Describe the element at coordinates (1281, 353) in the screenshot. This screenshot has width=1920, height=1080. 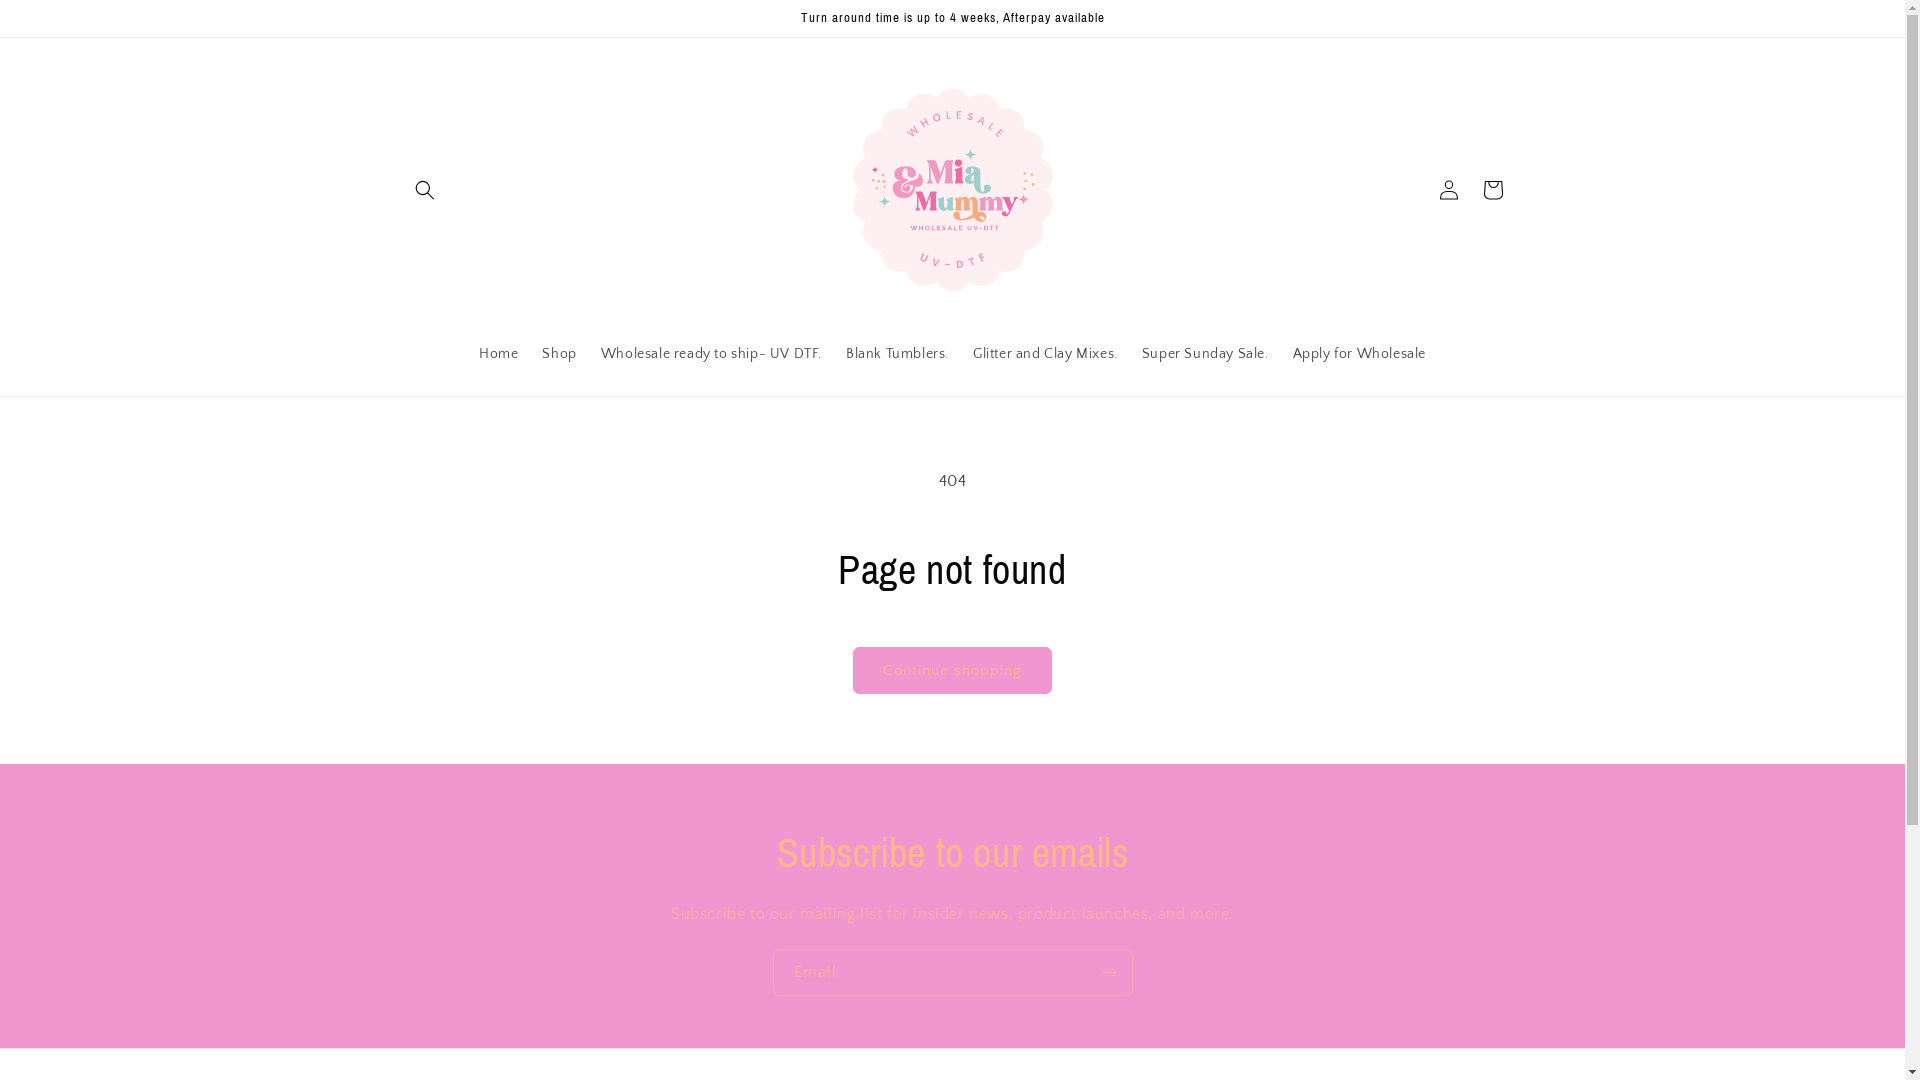
I see `'Apply for Wholesale'` at that location.